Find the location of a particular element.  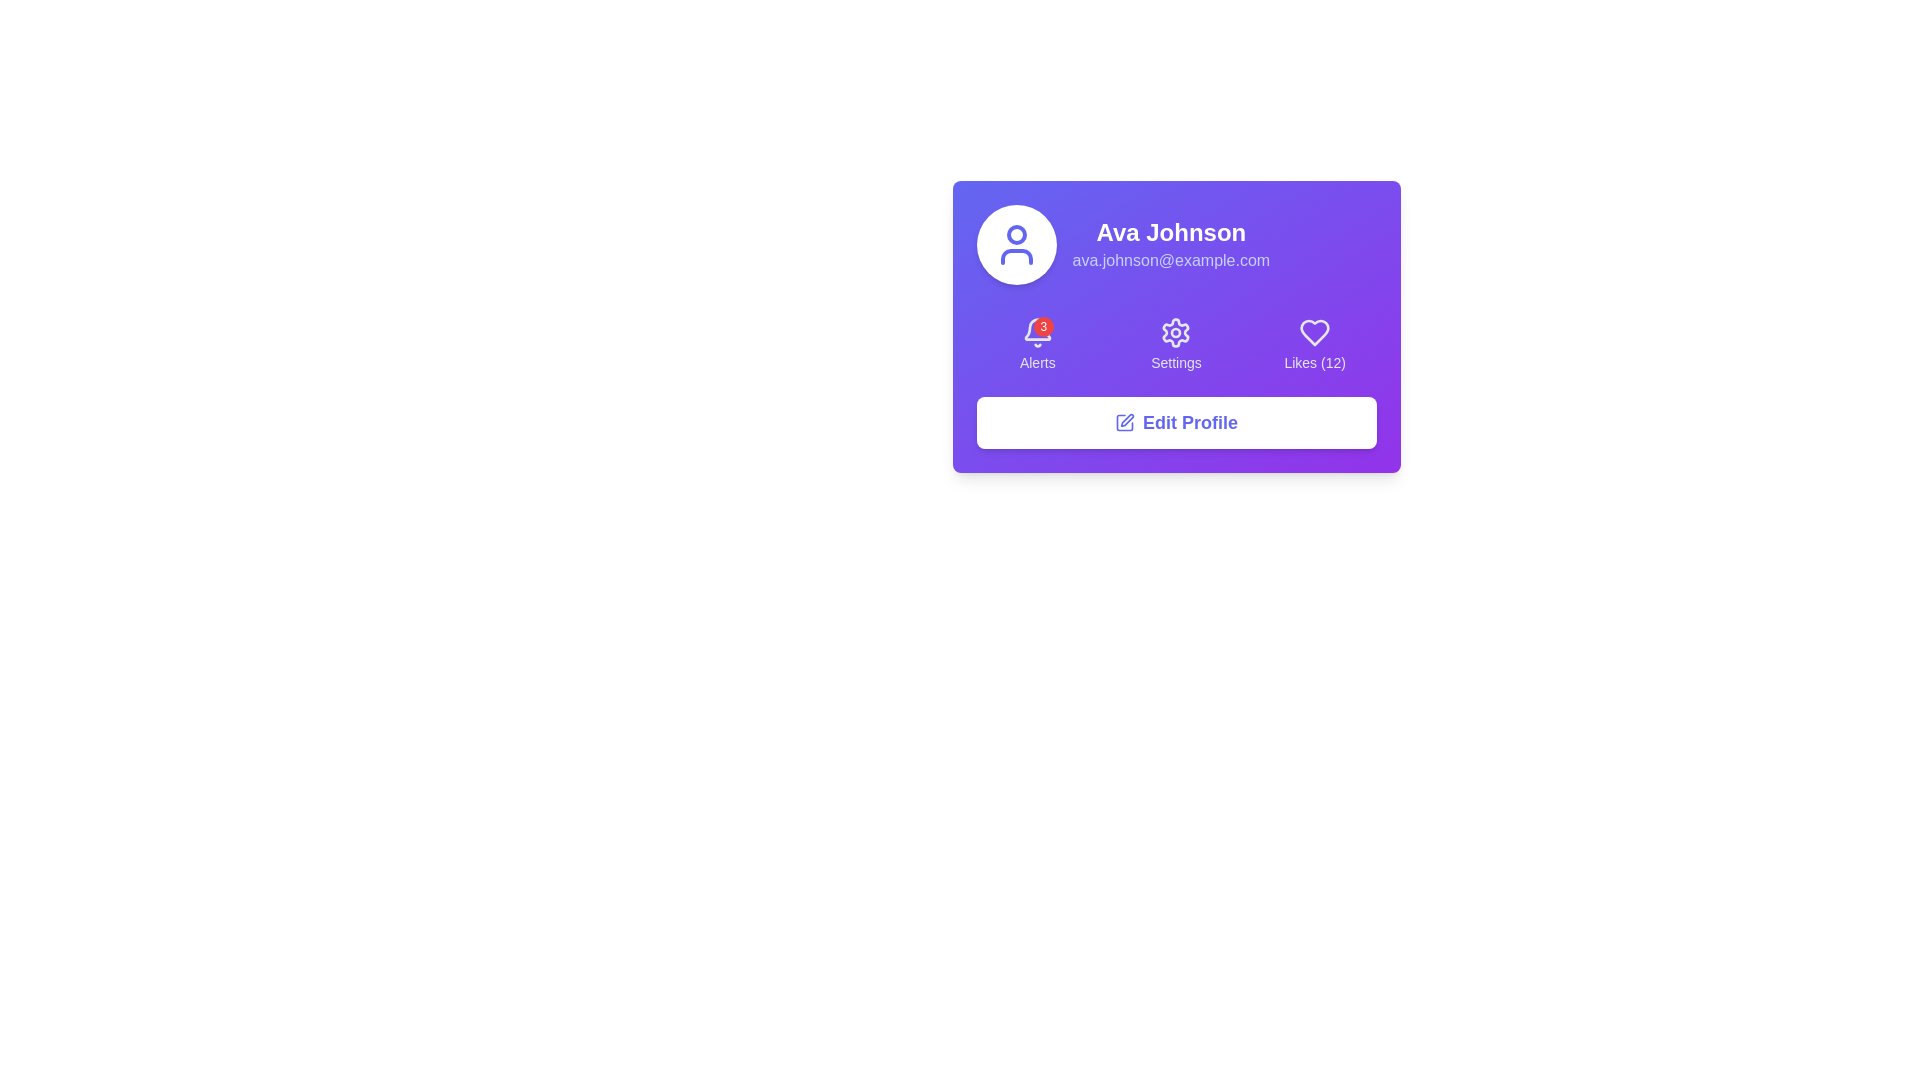

the button-like component with a decorative label that serves as an access point for user settings, located centrally between the 'Alerts' and 'Likes (12)' sections in the second section of the interface card is located at coordinates (1176, 343).